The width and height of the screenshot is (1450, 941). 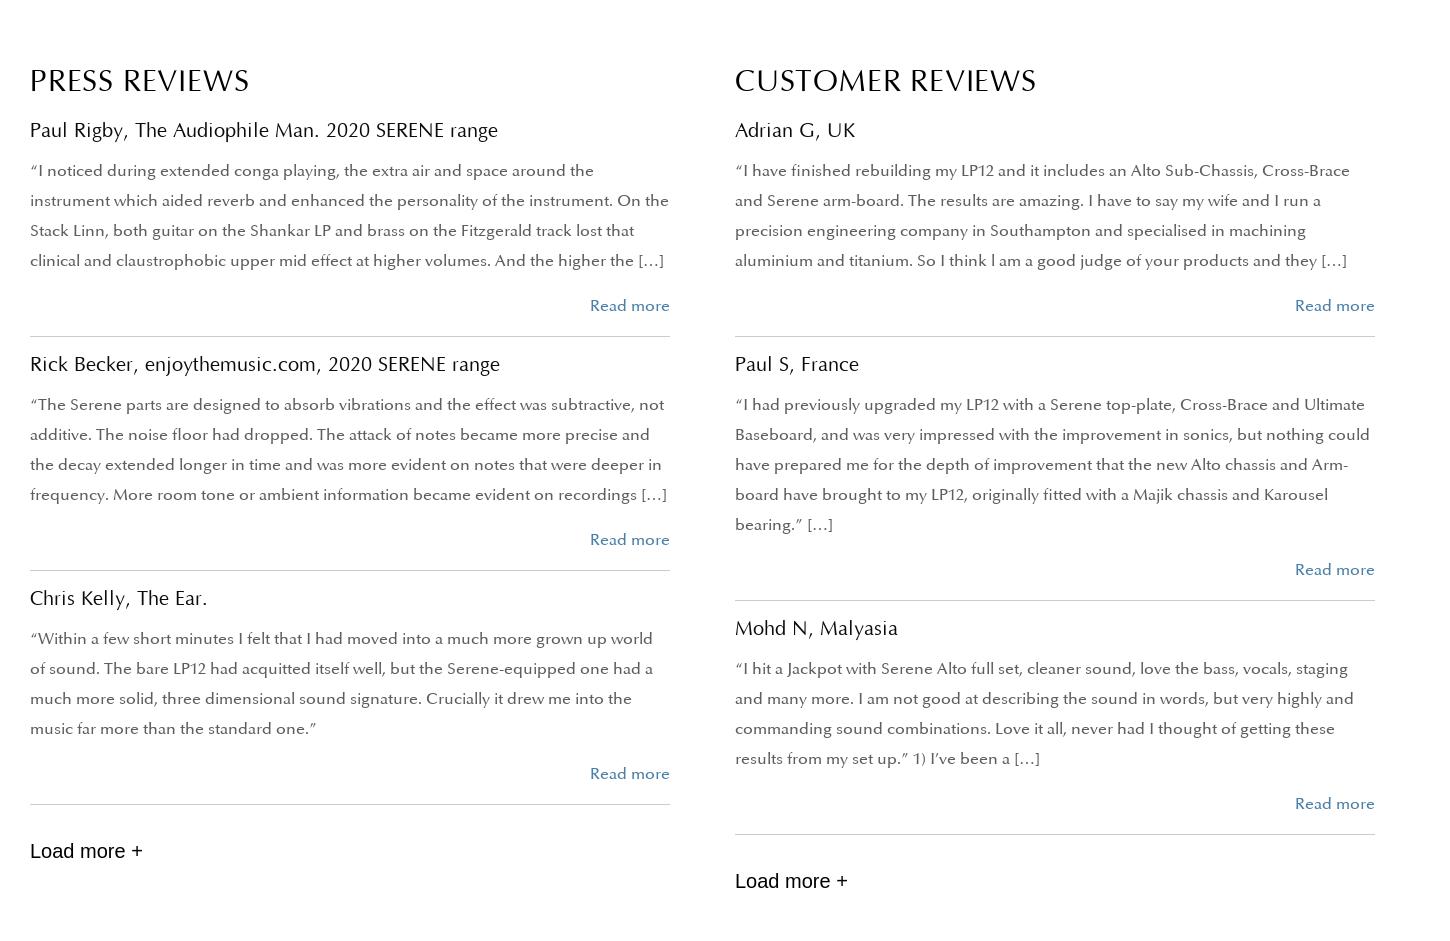 I want to click on '“I had previously upgraded my LP12 with a Serene top-plate, Cross-Brace and Ultimate Baseboard, and was very impressed with the improvement in sonics, but nothing could have prepared me for the depth of improvement that the new Alto chassis and Arm-board have brought to my LP12, originally fitted with a Majik chassis and Karousel bearing.” […]', so click(x=735, y=465).